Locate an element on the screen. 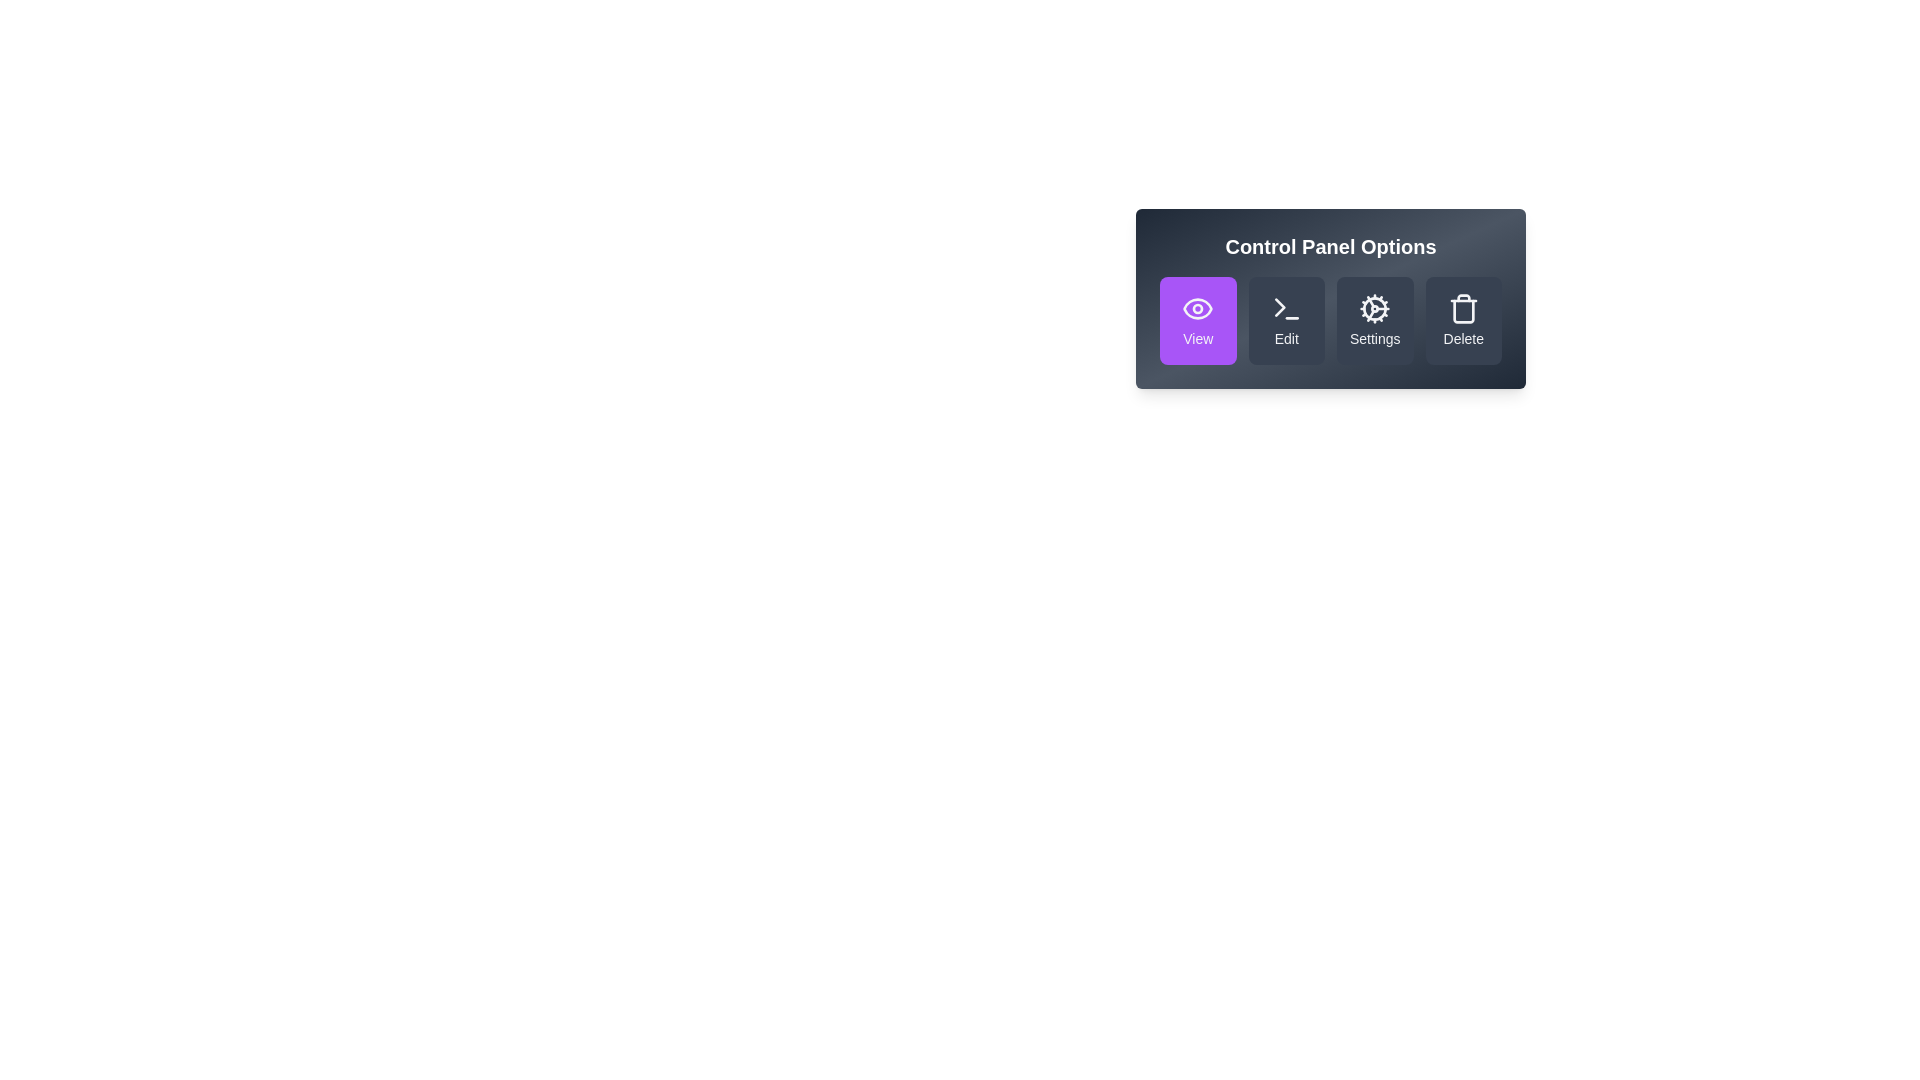 Image resolution: width=1920 pixels, height=1080 pixels. the stylized eye icon located in the leftmost button of the horizontal menu, which contains options such as View, Edit, Settings, and Delete is located at coordinates (1198, 308).